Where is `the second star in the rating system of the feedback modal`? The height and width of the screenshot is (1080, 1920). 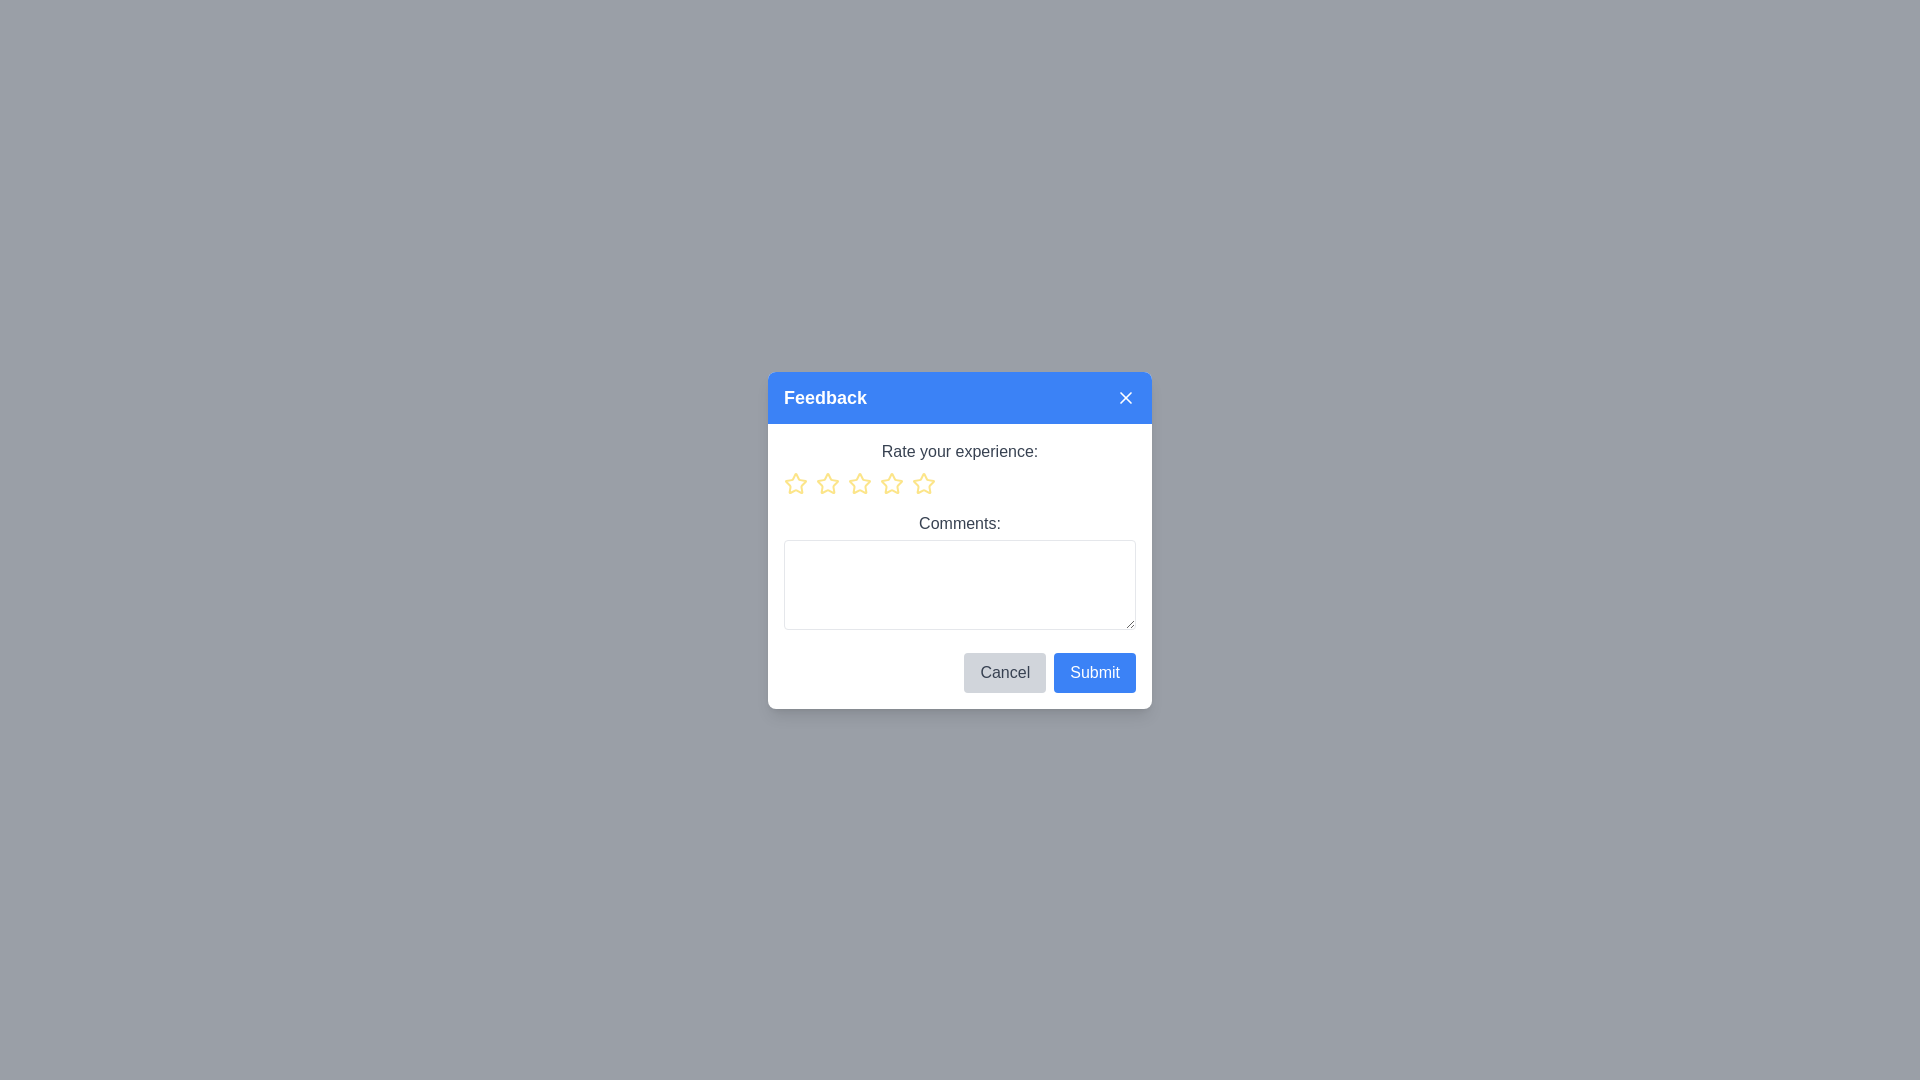 the second star in the rating system of the feedback modal is located at coordinates (859, 483).